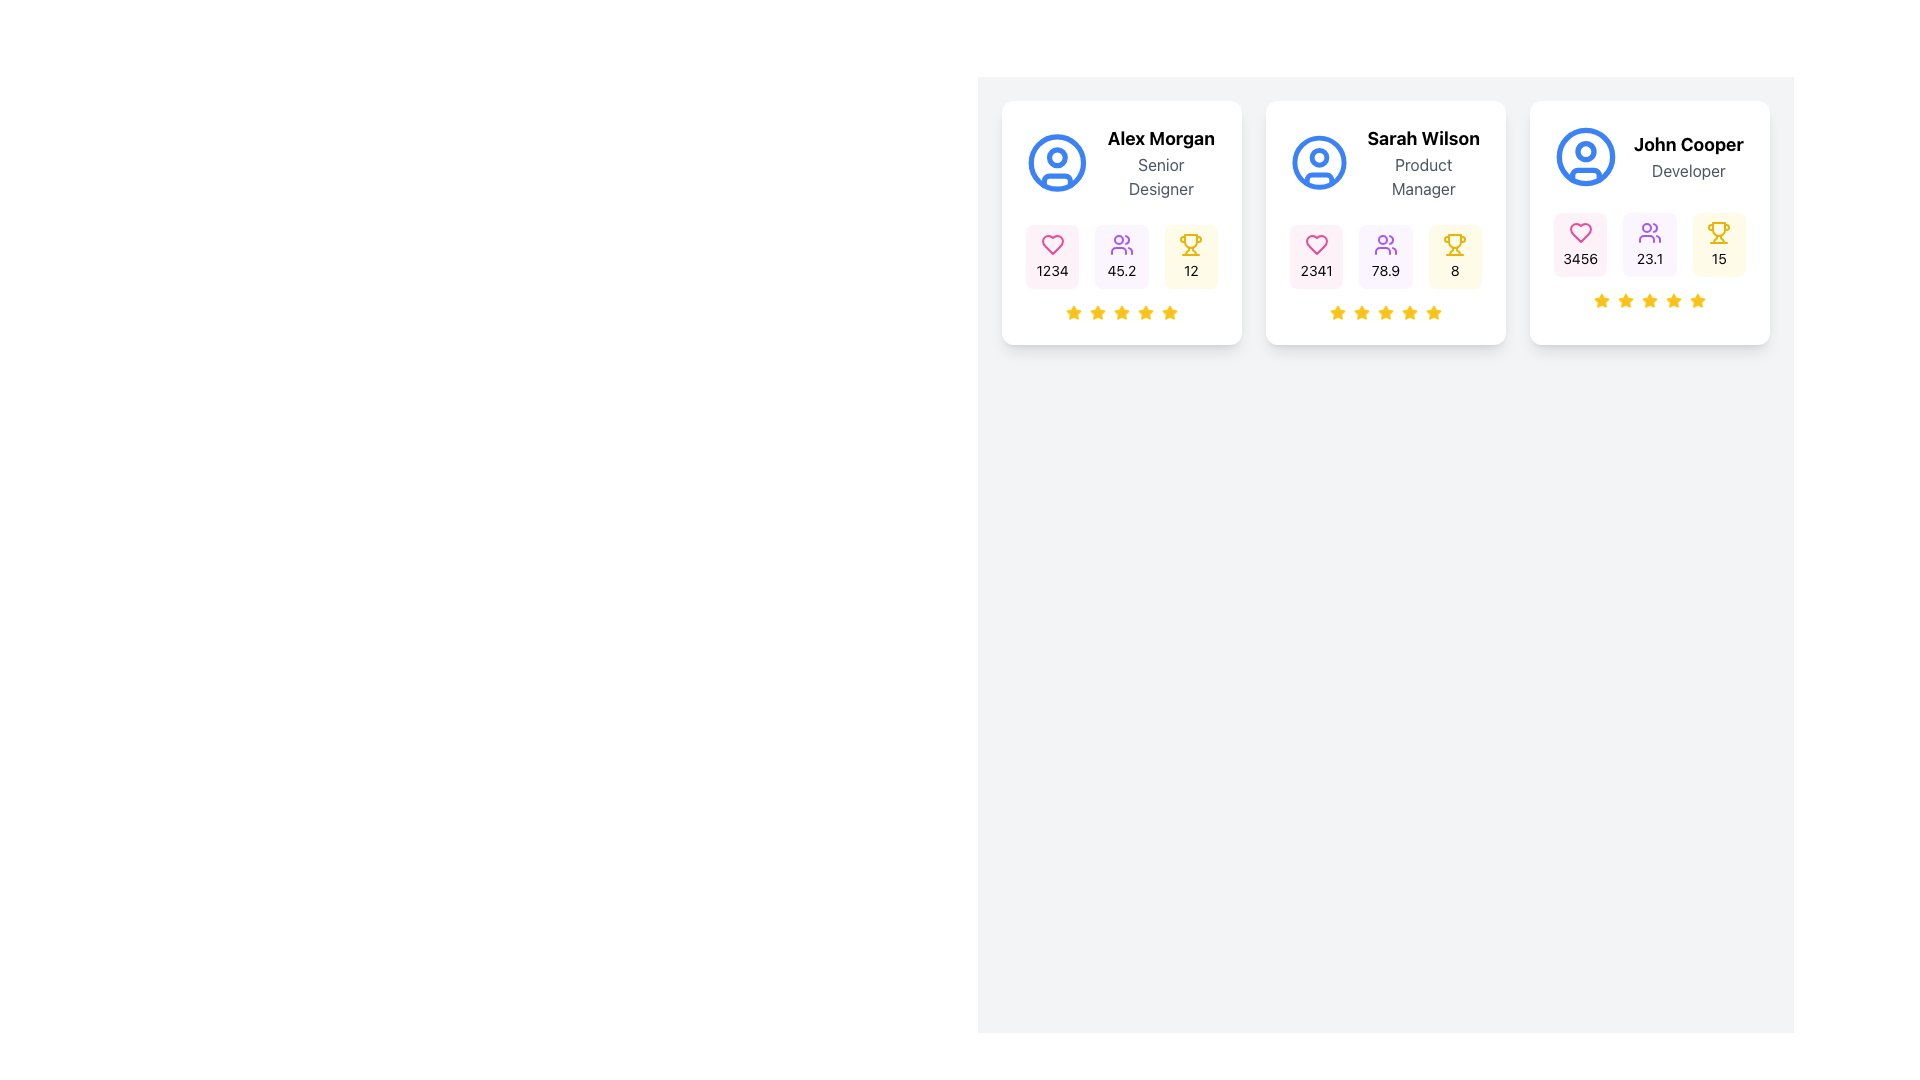 Image resolution: width=1920 pixels, height=1080 pixels. What do you see at coordinates (1455, 270) in the screenshot?
I see `the numerical value display located within the third profile card, positioned below the trophy icon in the yellow-background section` at bounding box center [1455, 270].